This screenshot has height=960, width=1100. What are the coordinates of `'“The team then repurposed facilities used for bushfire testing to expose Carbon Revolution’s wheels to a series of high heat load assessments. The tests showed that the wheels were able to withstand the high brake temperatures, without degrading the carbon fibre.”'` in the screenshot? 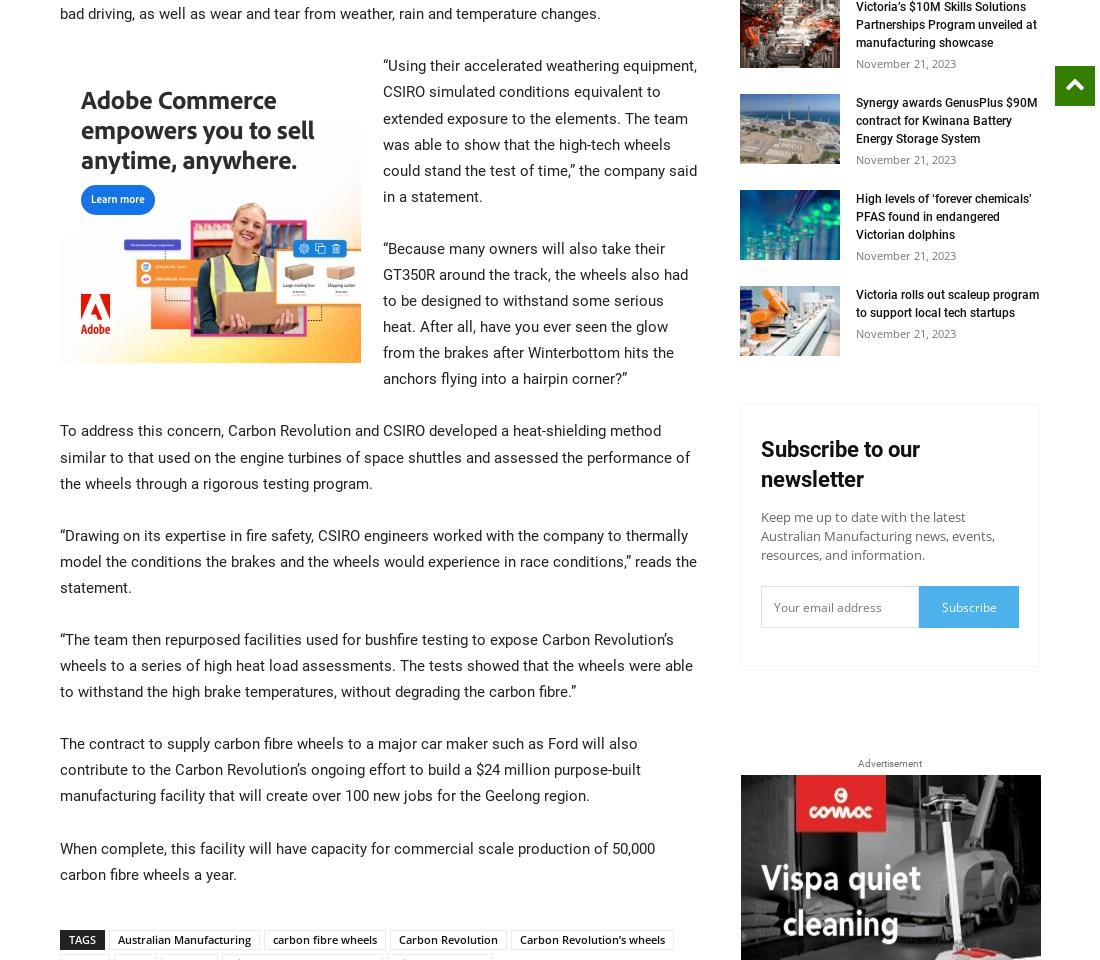 It's located at (376, 666).